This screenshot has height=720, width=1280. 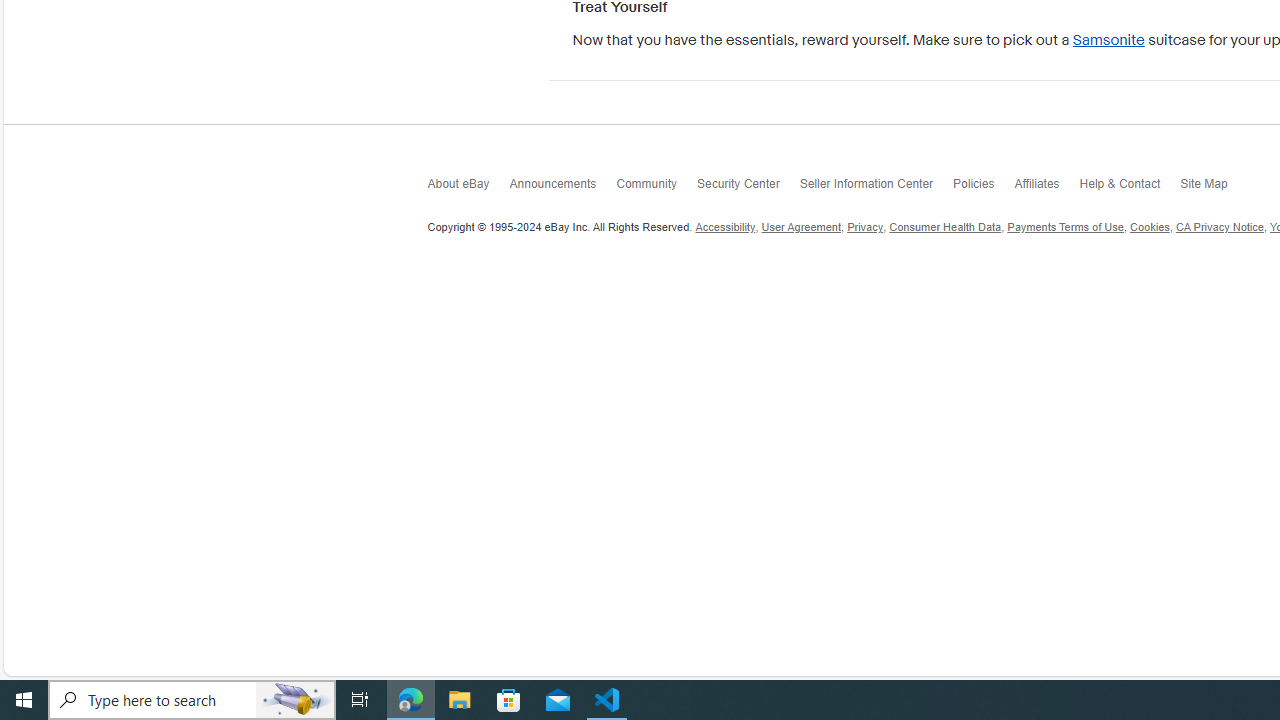 I want to click on 'Community', so click(x=656, y=187).